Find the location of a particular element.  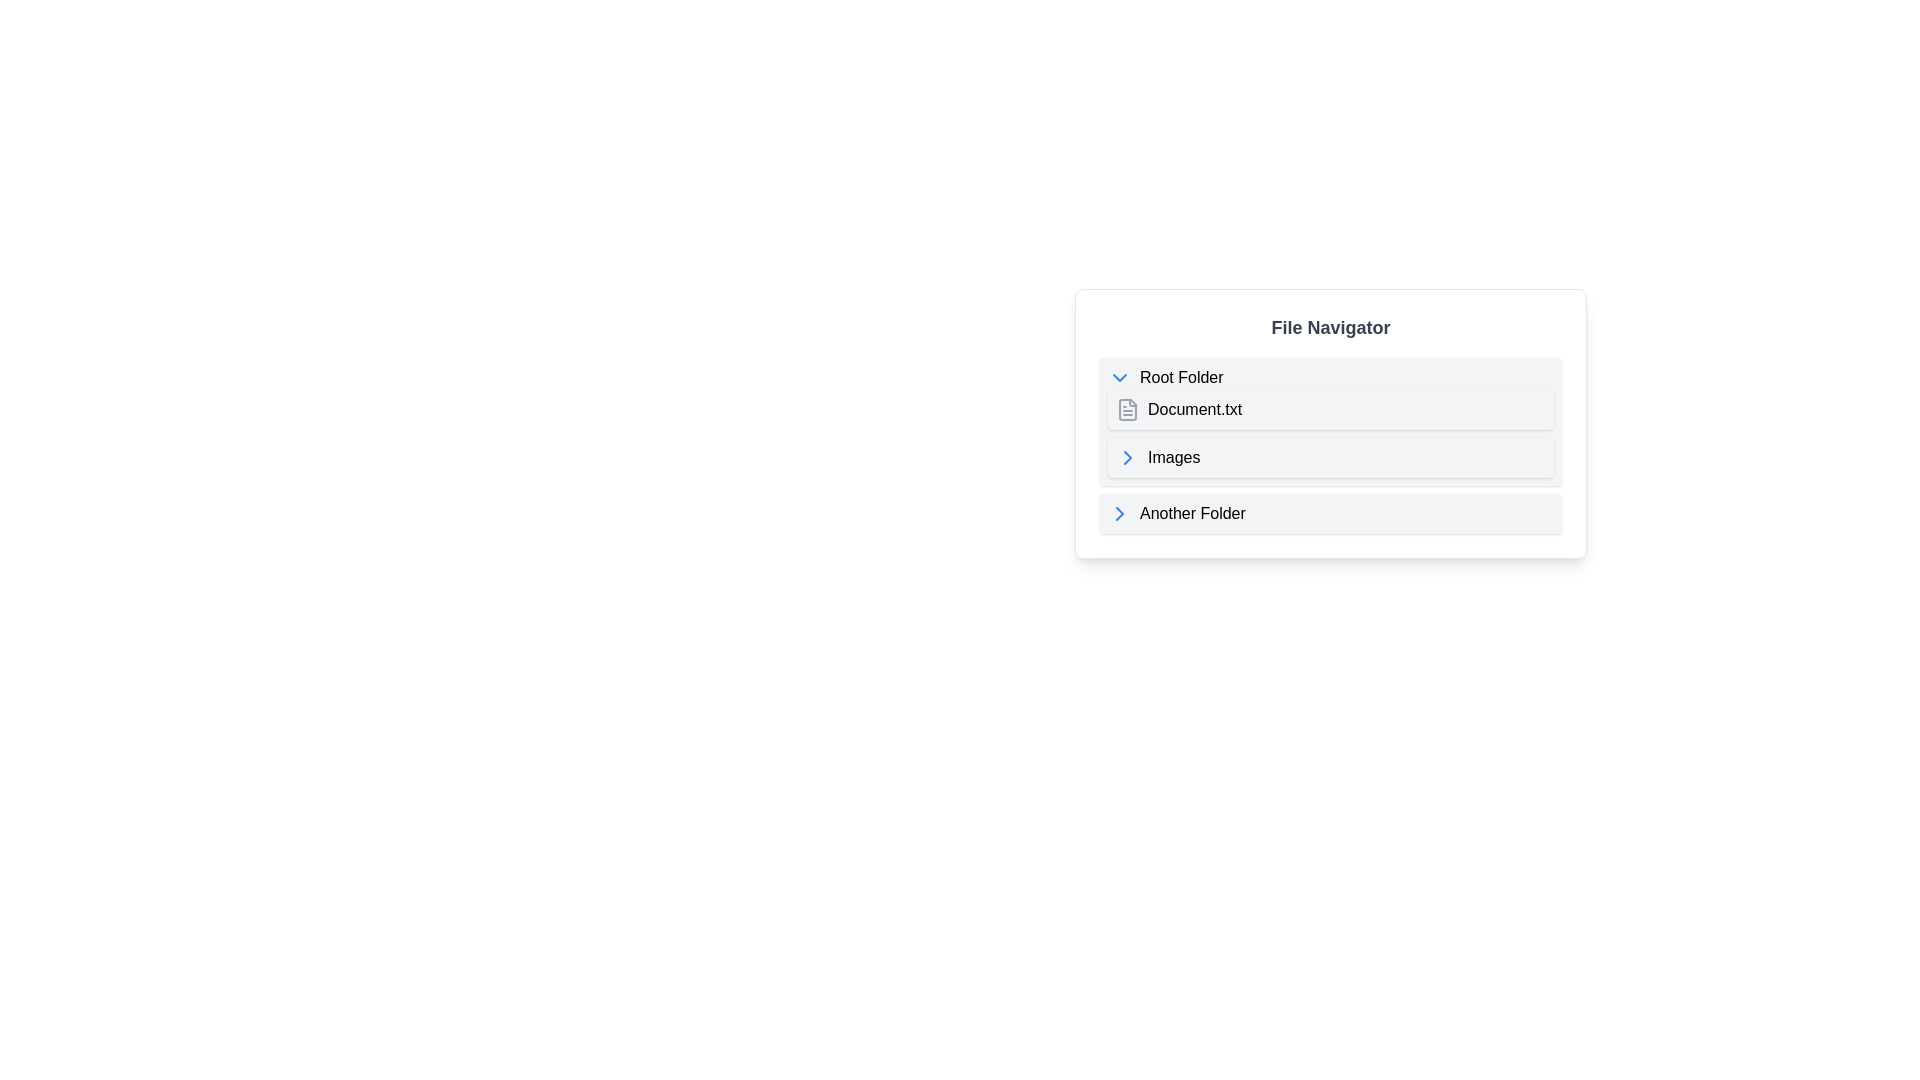

the 'Document.txt' file item in the File Navigator is located at coordinates (1330, 423).